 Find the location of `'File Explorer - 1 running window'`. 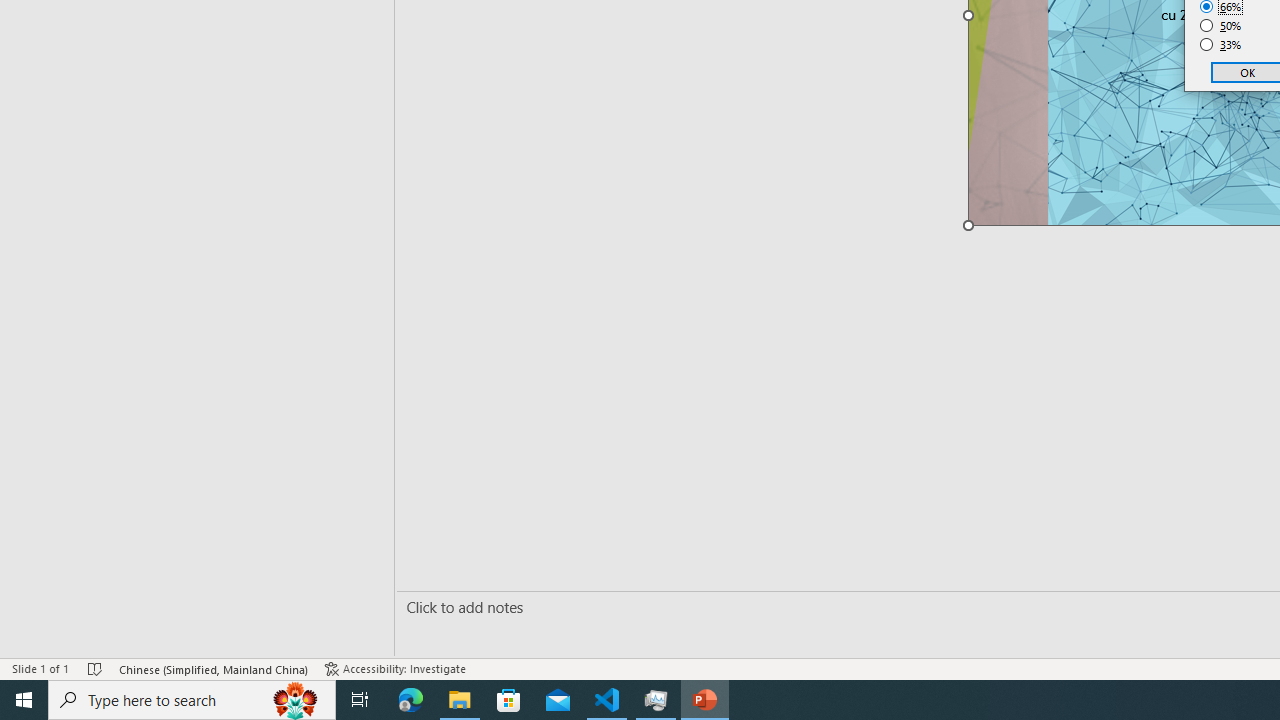

'File Explorer - 1 running window' is located at coordinates (459, 698).